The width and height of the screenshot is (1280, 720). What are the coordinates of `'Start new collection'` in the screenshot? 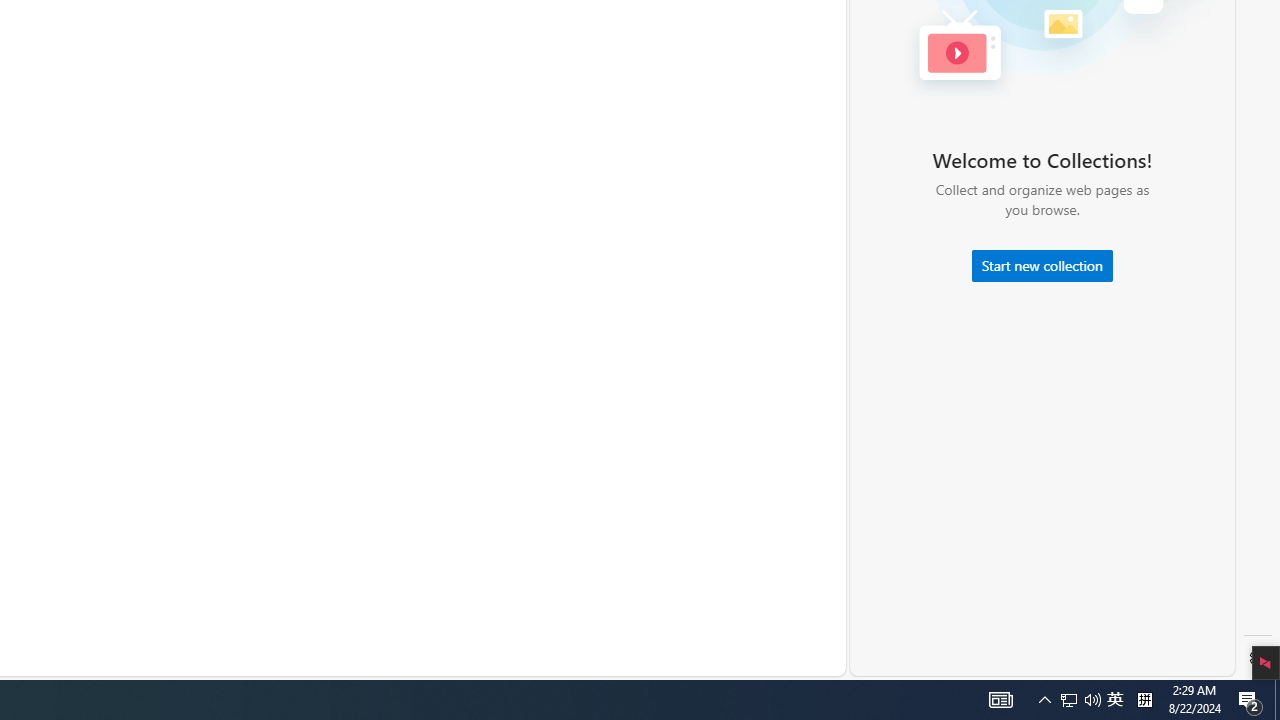 It's located at (1041, 264).